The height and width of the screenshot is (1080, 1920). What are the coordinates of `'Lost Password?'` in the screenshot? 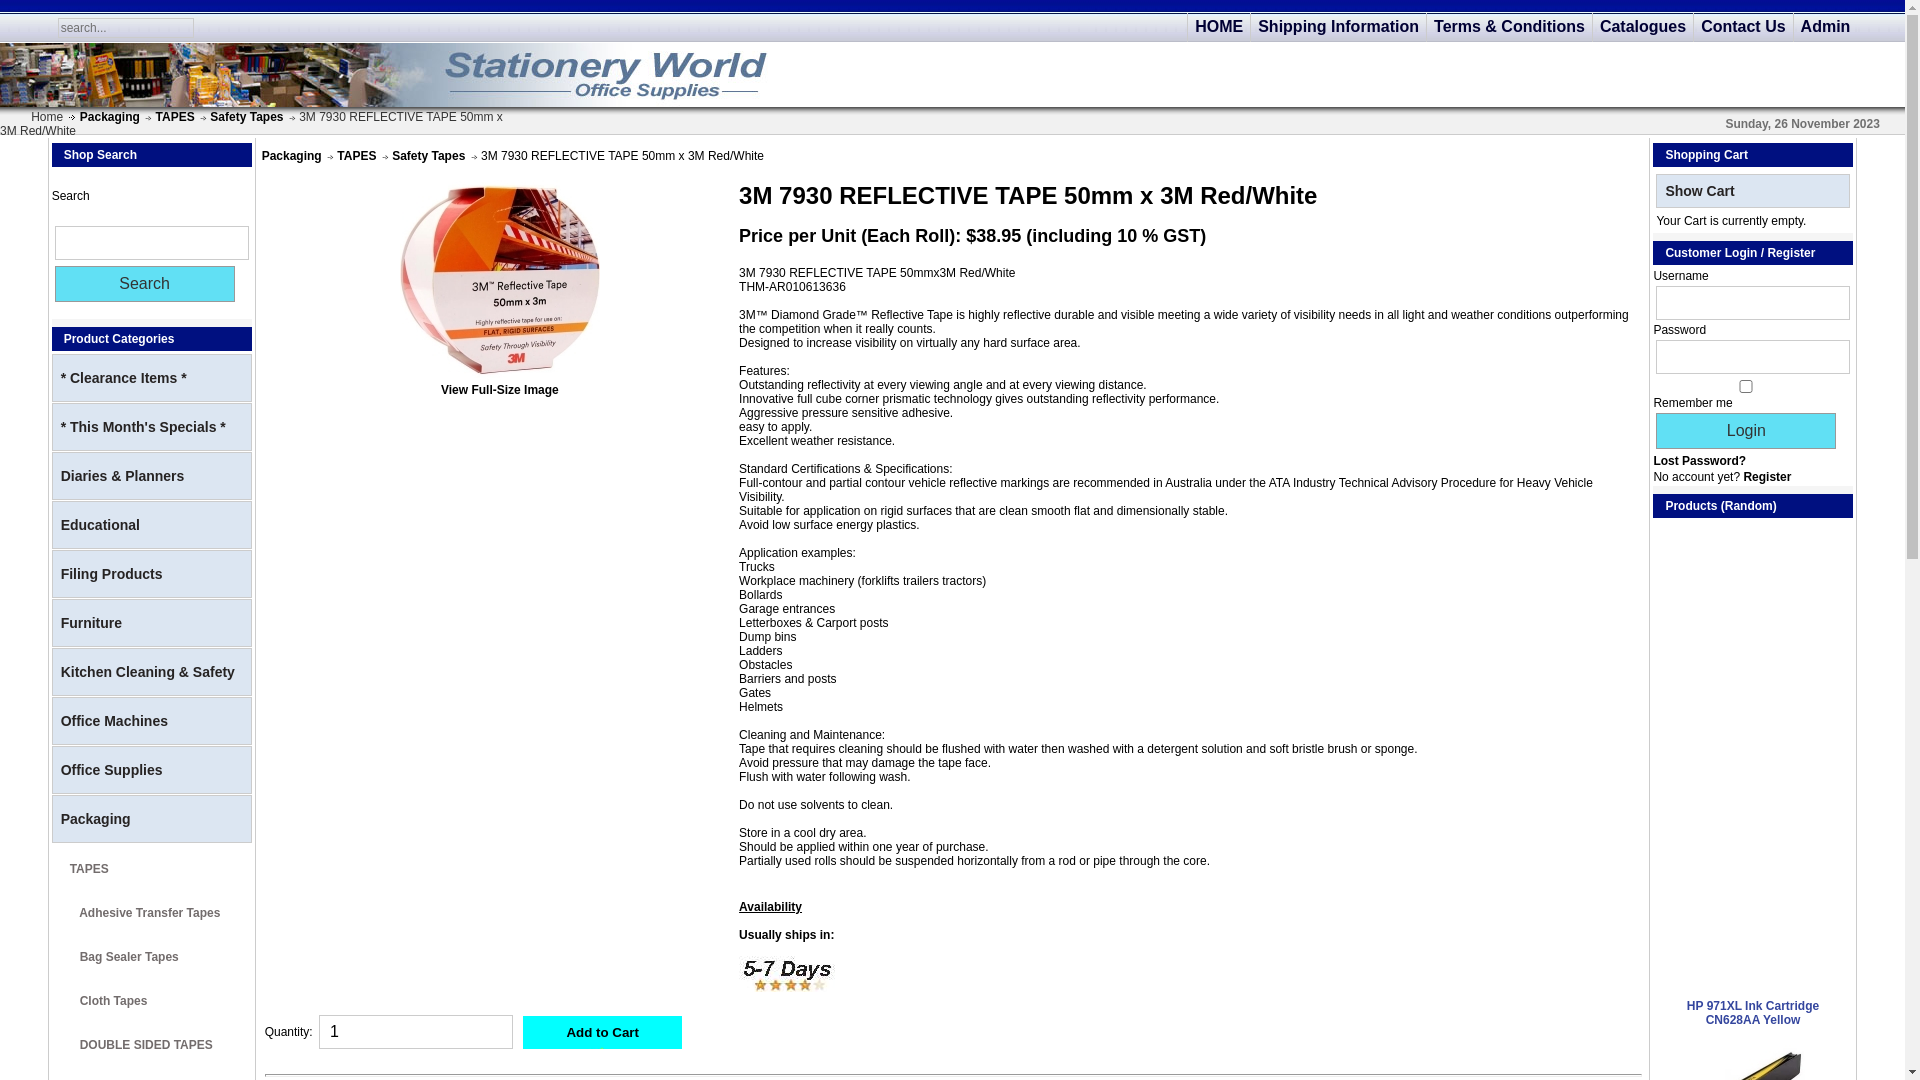 It's located at (1652, 461).